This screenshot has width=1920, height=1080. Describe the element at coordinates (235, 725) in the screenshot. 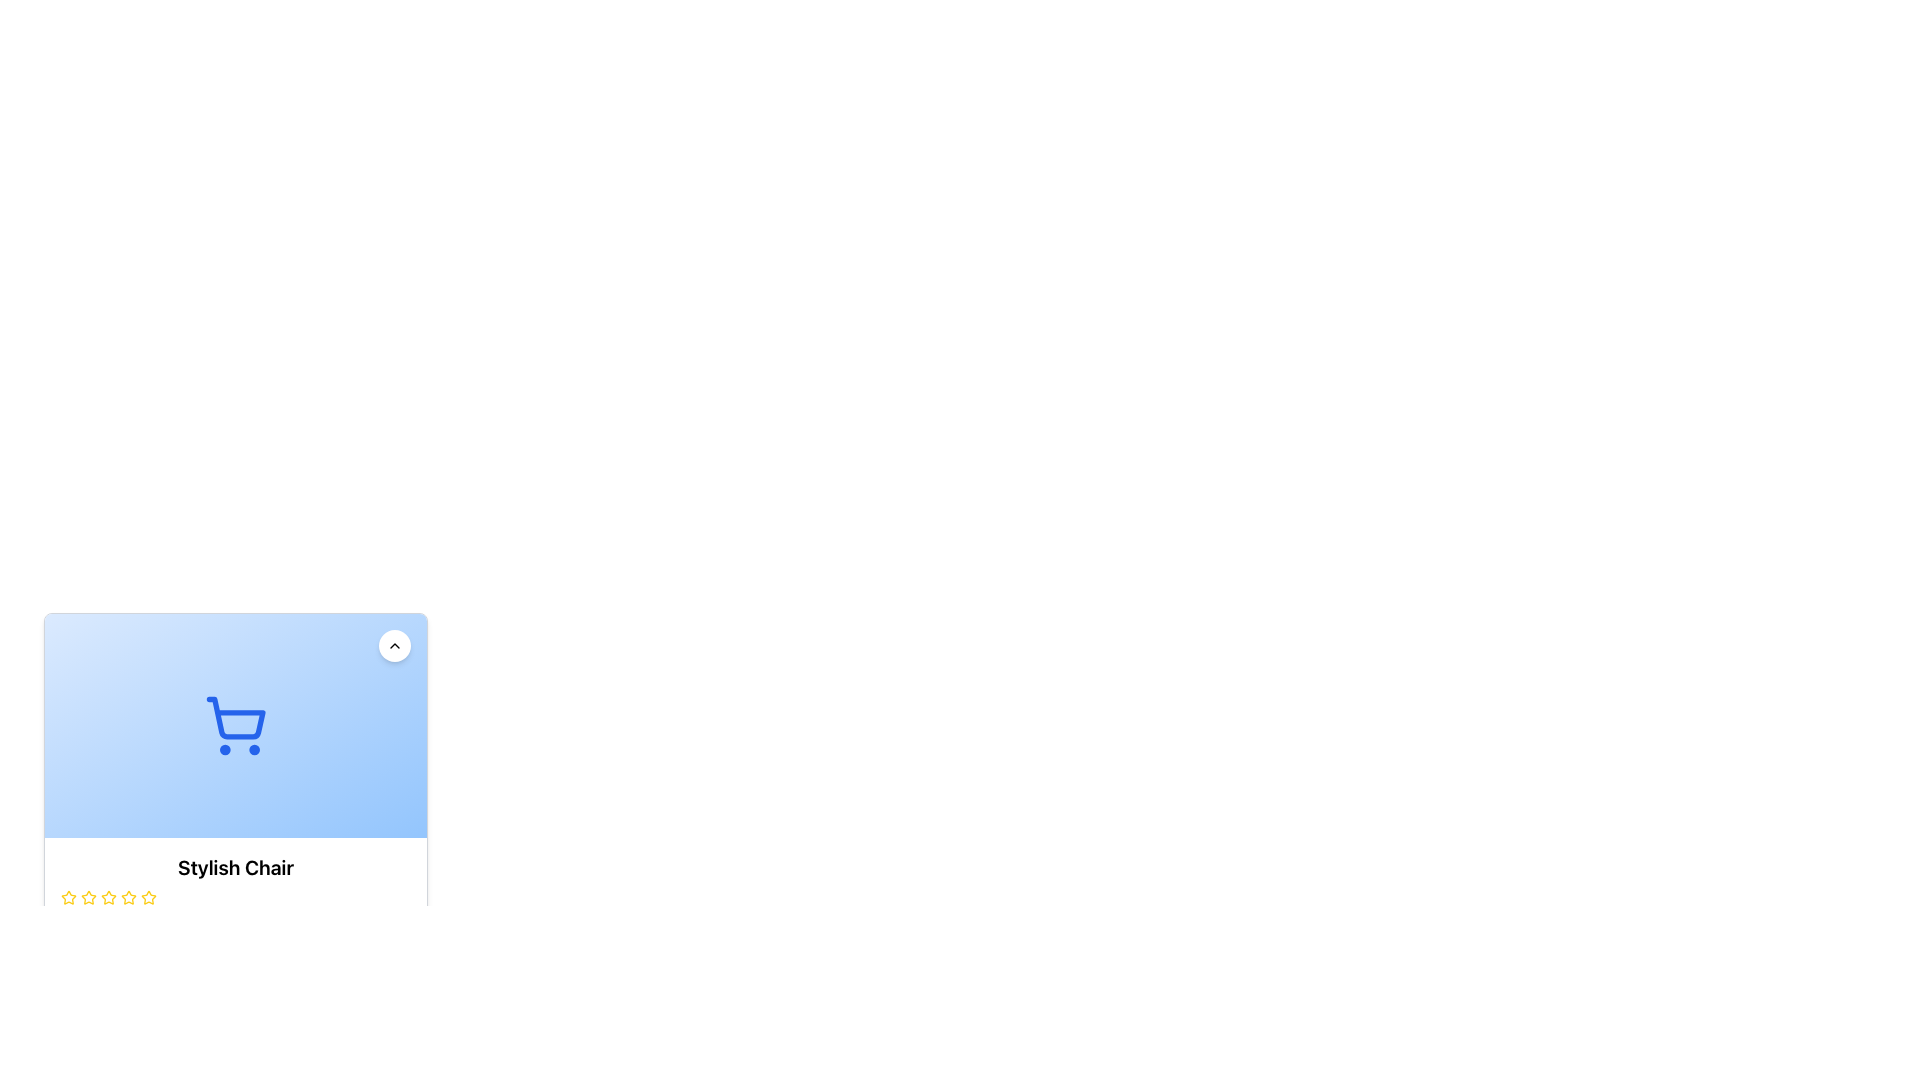

I see `the shopping-related decorative icon located at the center of the blue rectangular box at the top of the product card` at that location.